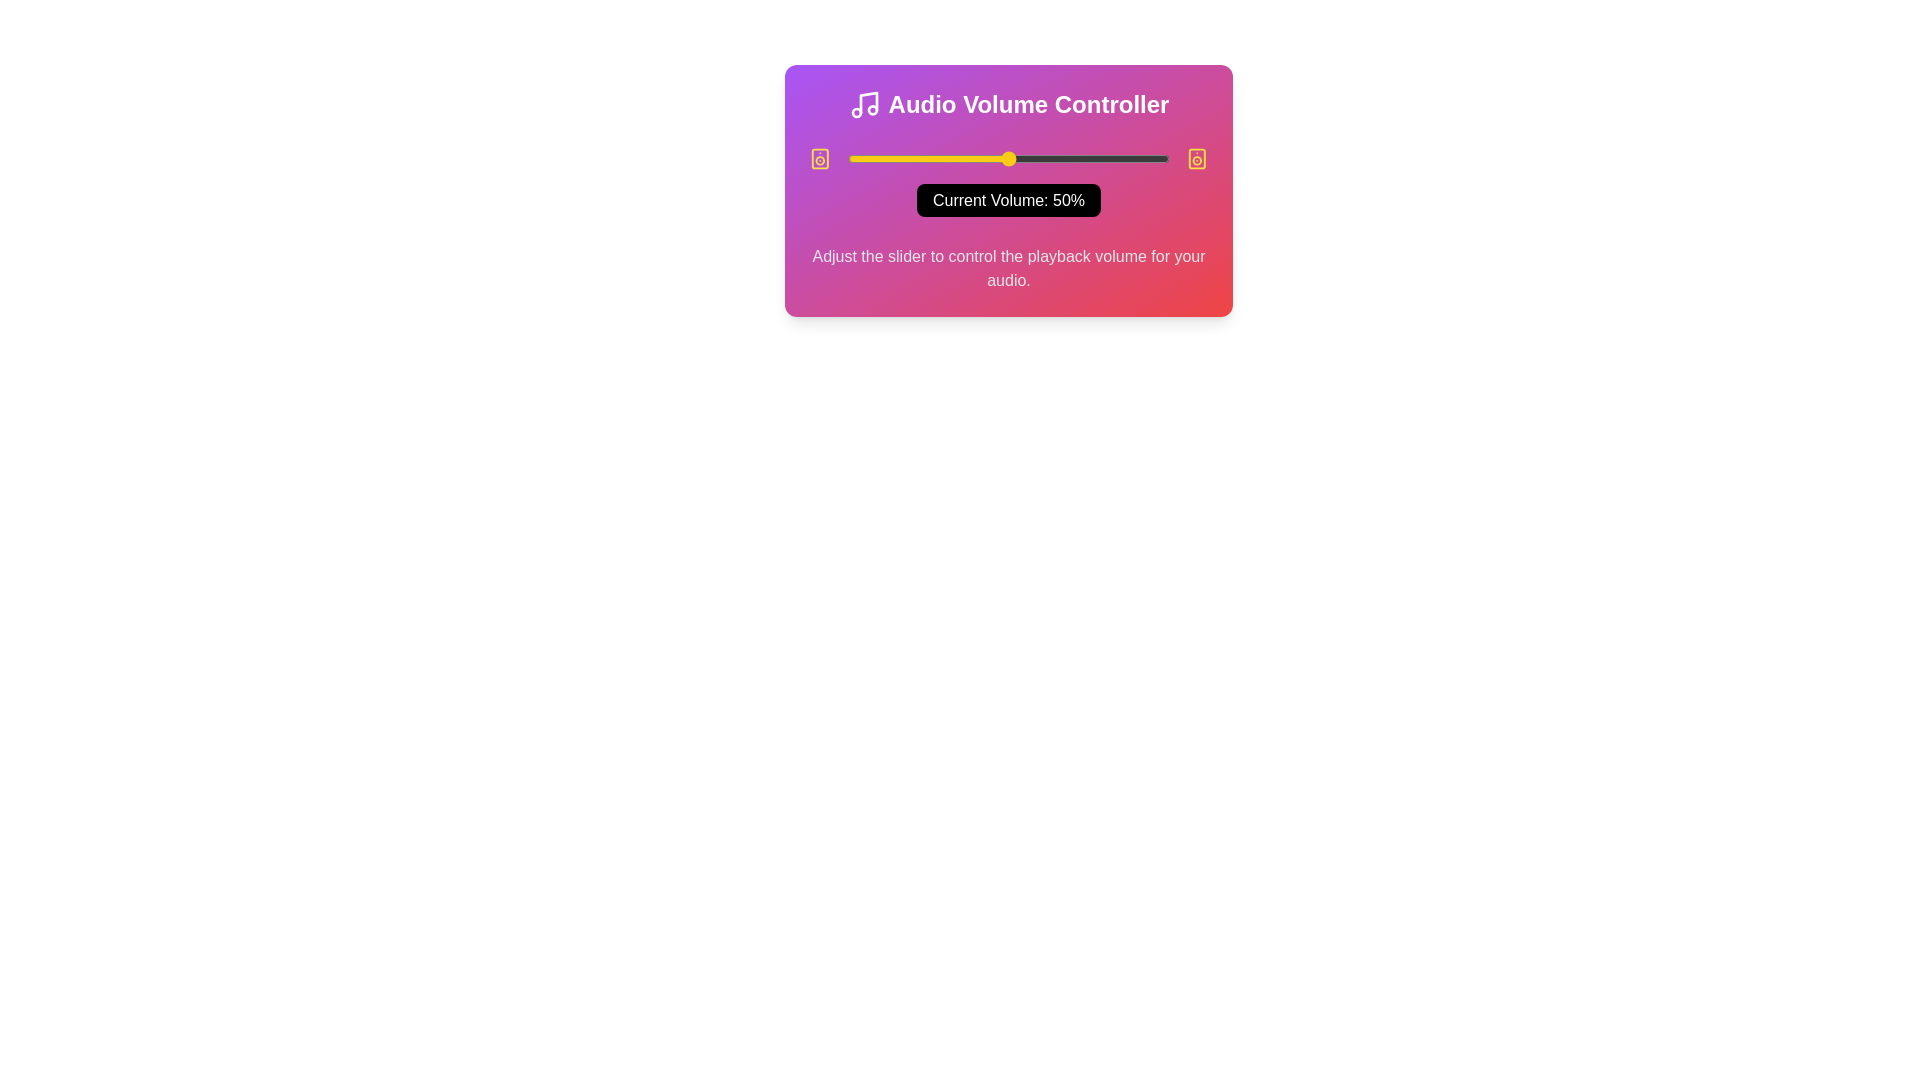 Image resolution: width=1920 pixels, height=1080 pixels. Describe the element at coordinates (1040, 157) in the screenshot. I see `the slider to set the volume to 60%` at that location.